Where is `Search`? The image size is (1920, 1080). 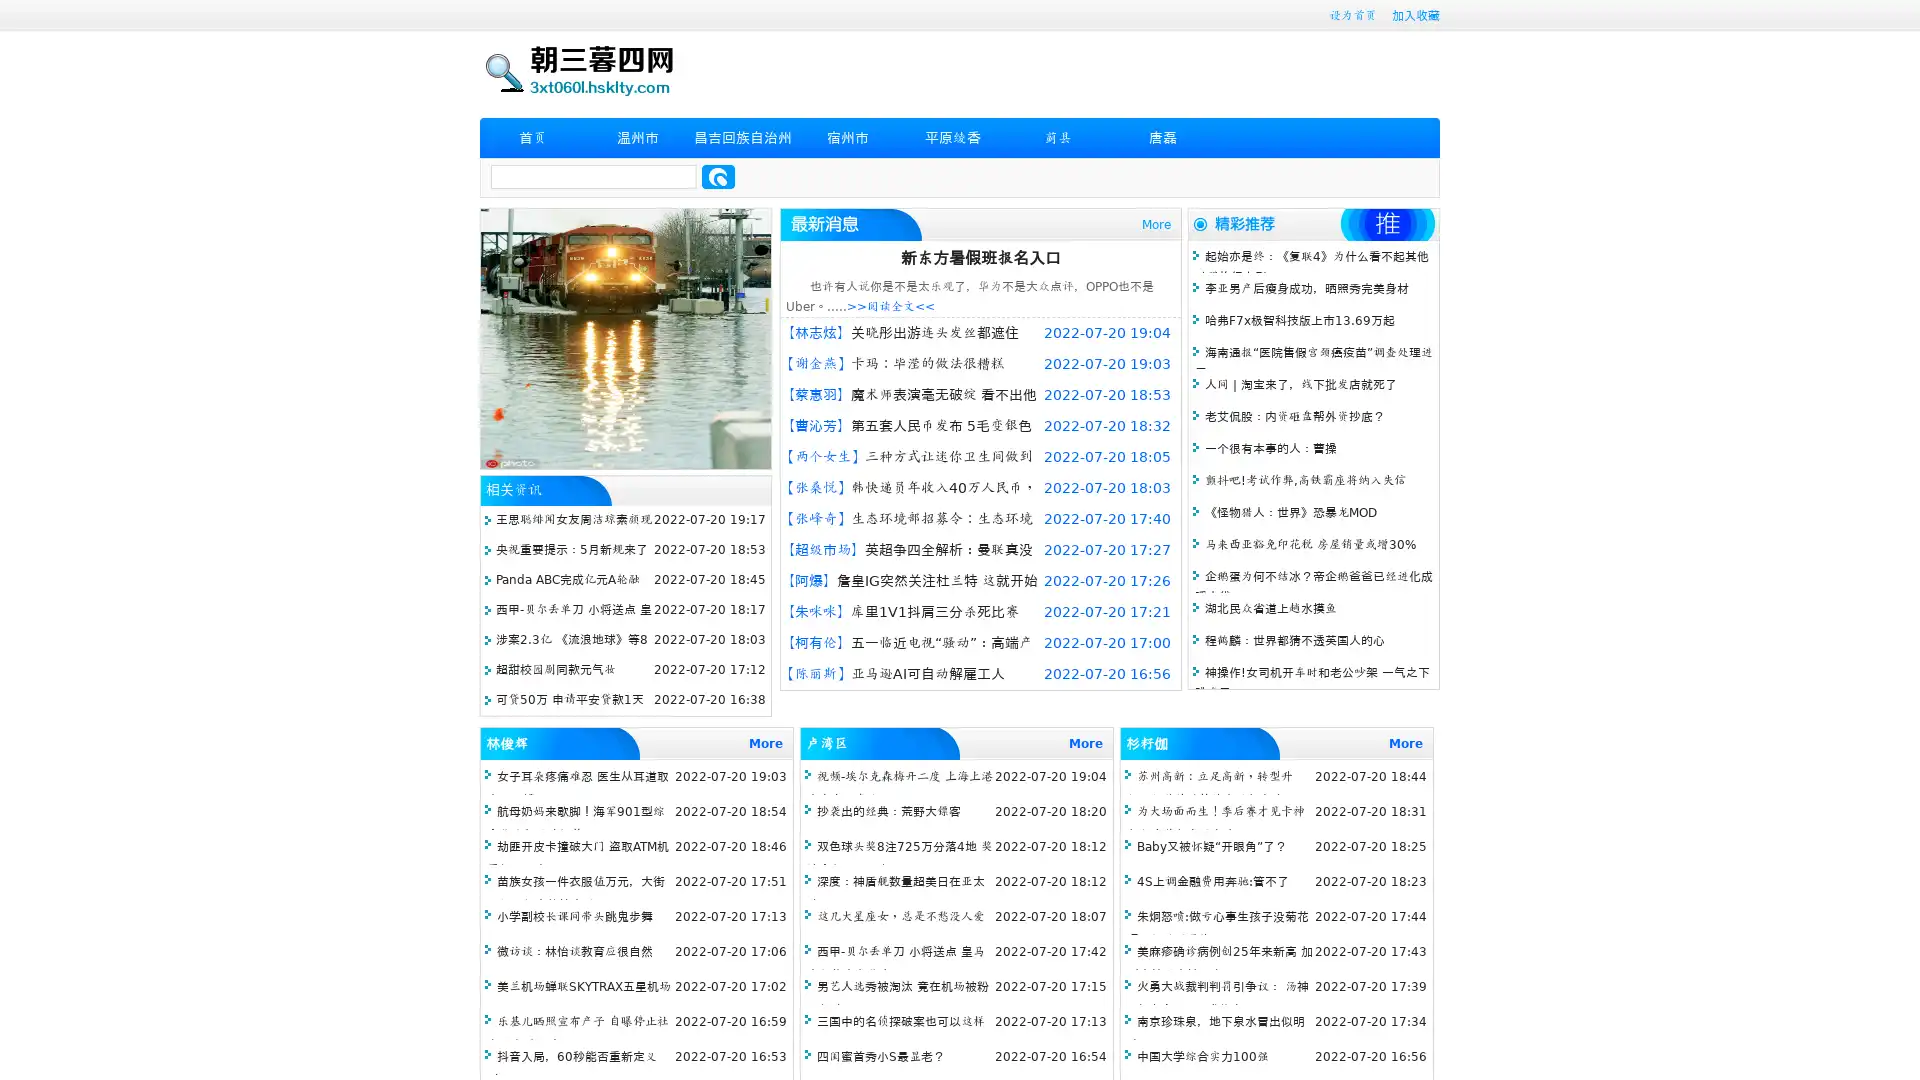
Search is located at coordinates (718, 176).